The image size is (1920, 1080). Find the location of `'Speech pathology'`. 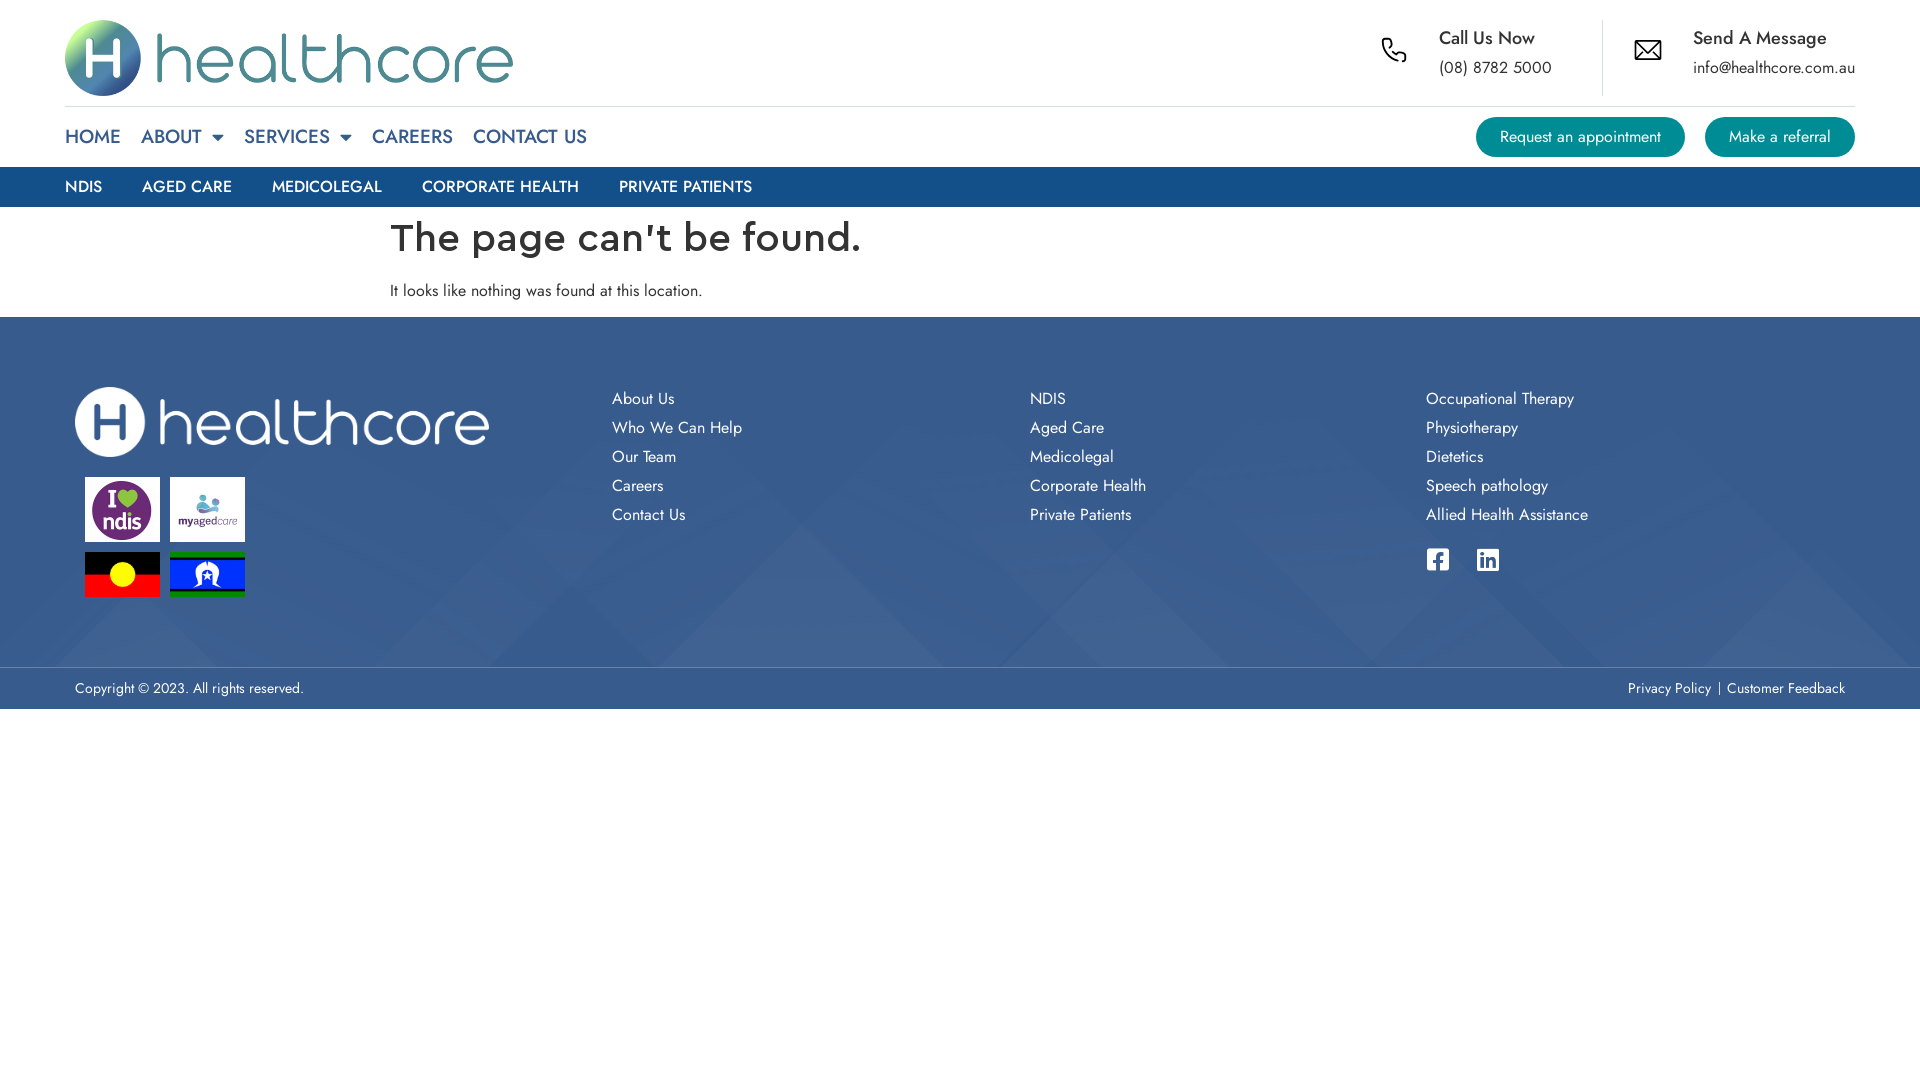

'Speech pathology' is located at coordinates (1487, 486).